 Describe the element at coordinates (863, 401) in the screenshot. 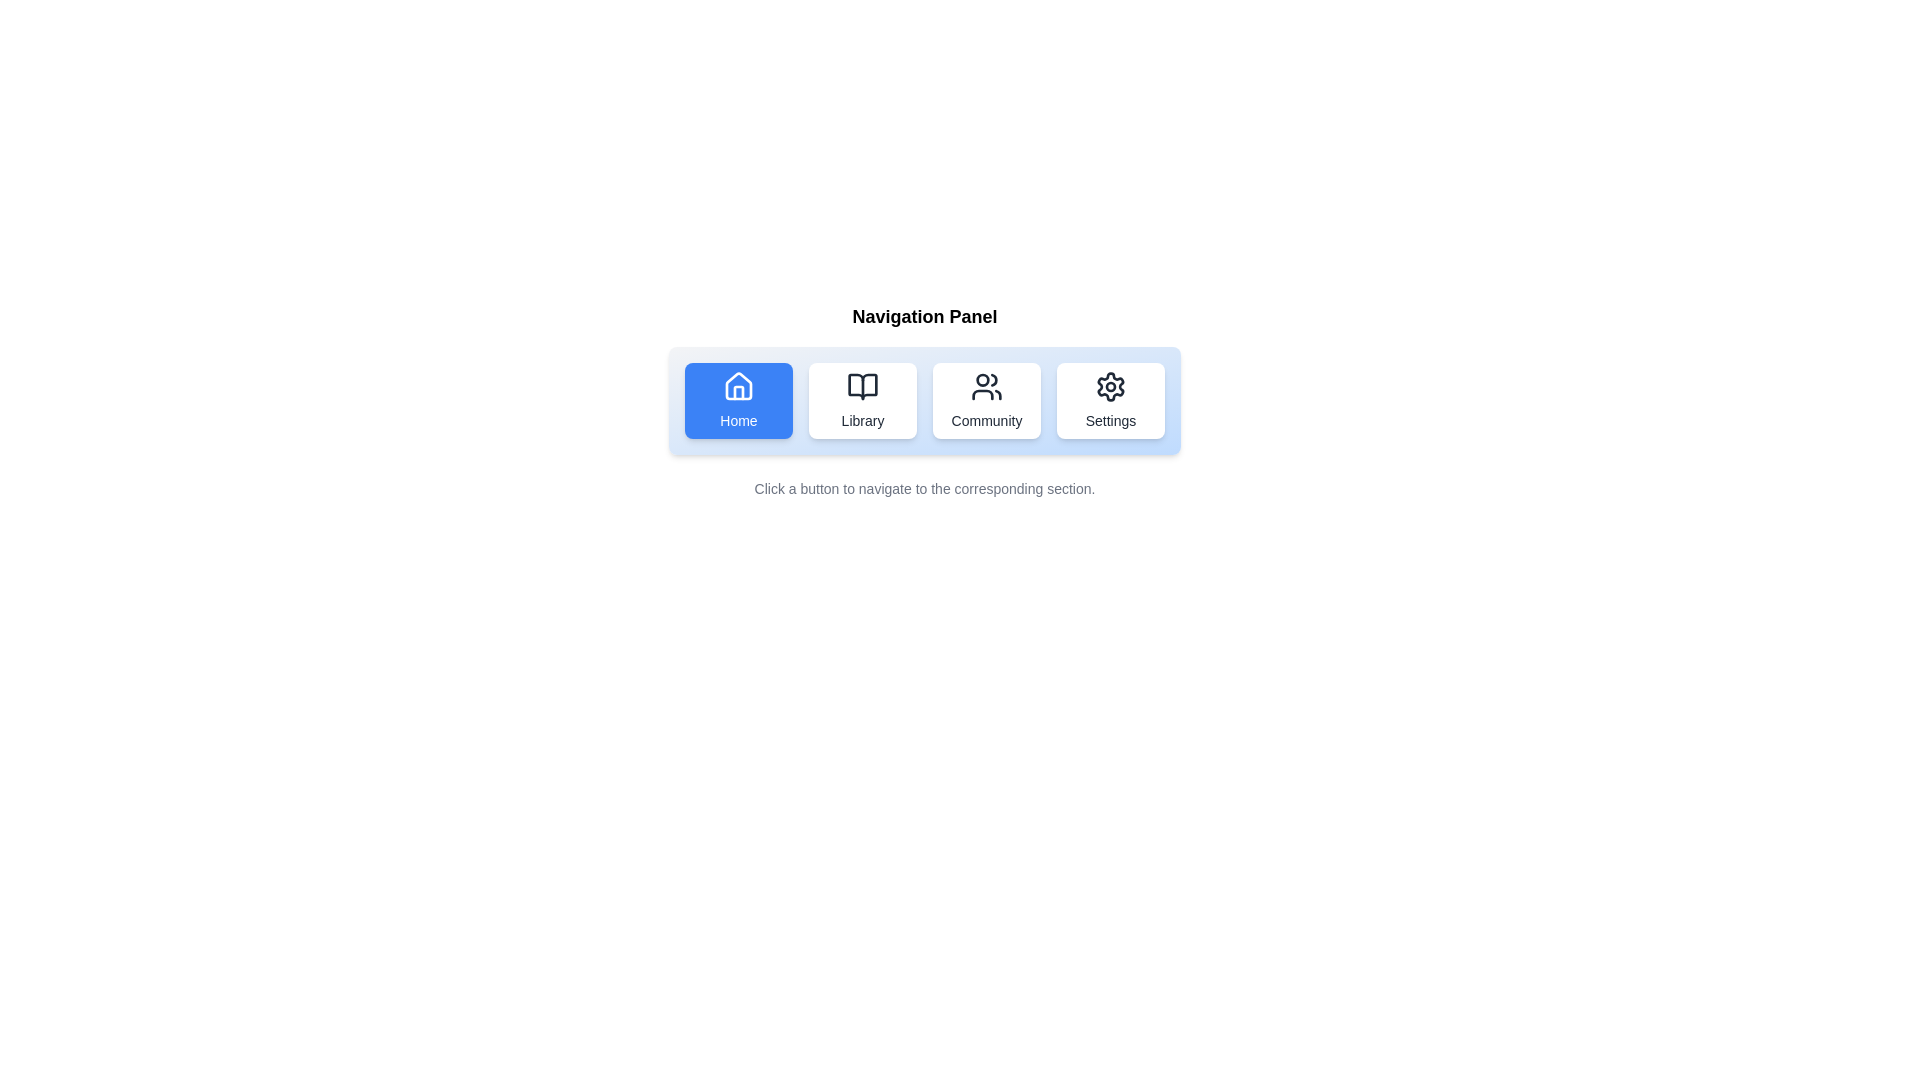

I see `the 'Library' button, which is a rectangular button with an open book icon and rounded corners, located between the 'Home' and 'Community' buttons in the navigation panel` at that location.